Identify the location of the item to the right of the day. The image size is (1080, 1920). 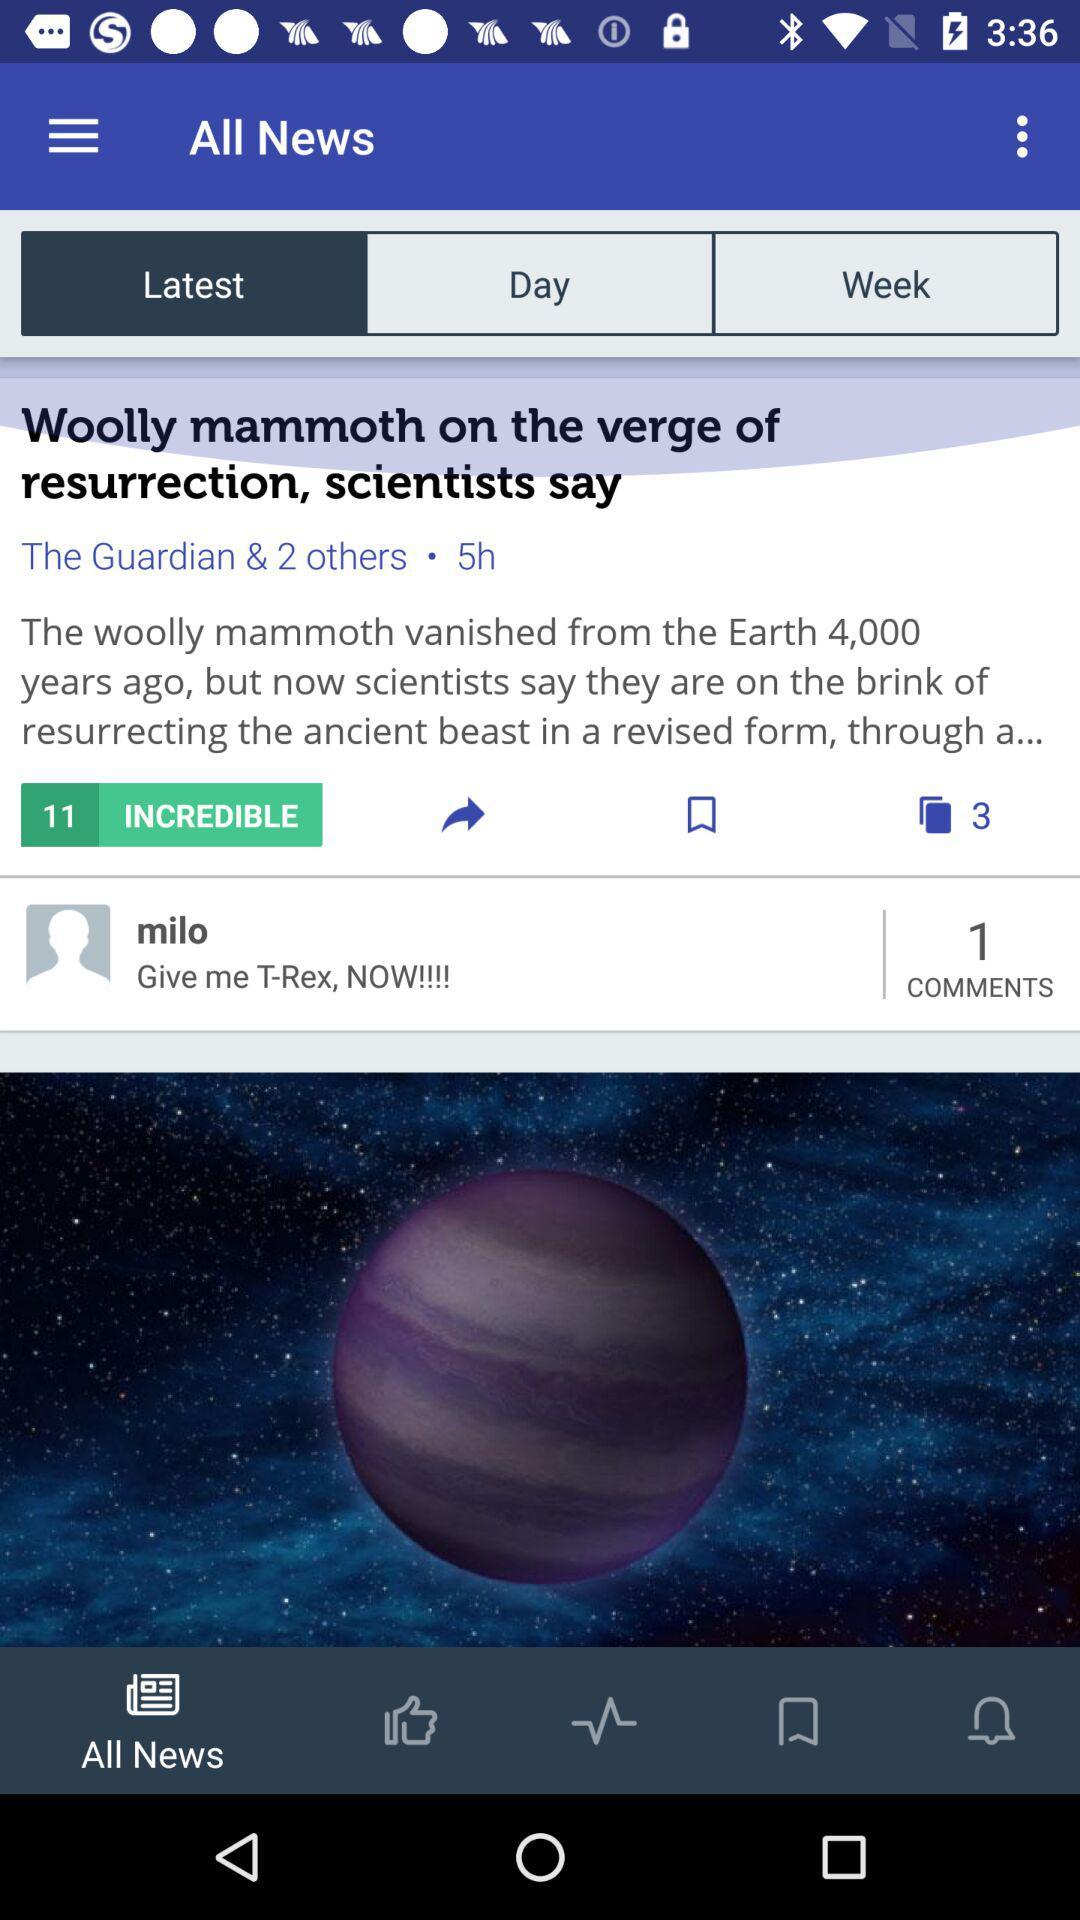
(884, 282).